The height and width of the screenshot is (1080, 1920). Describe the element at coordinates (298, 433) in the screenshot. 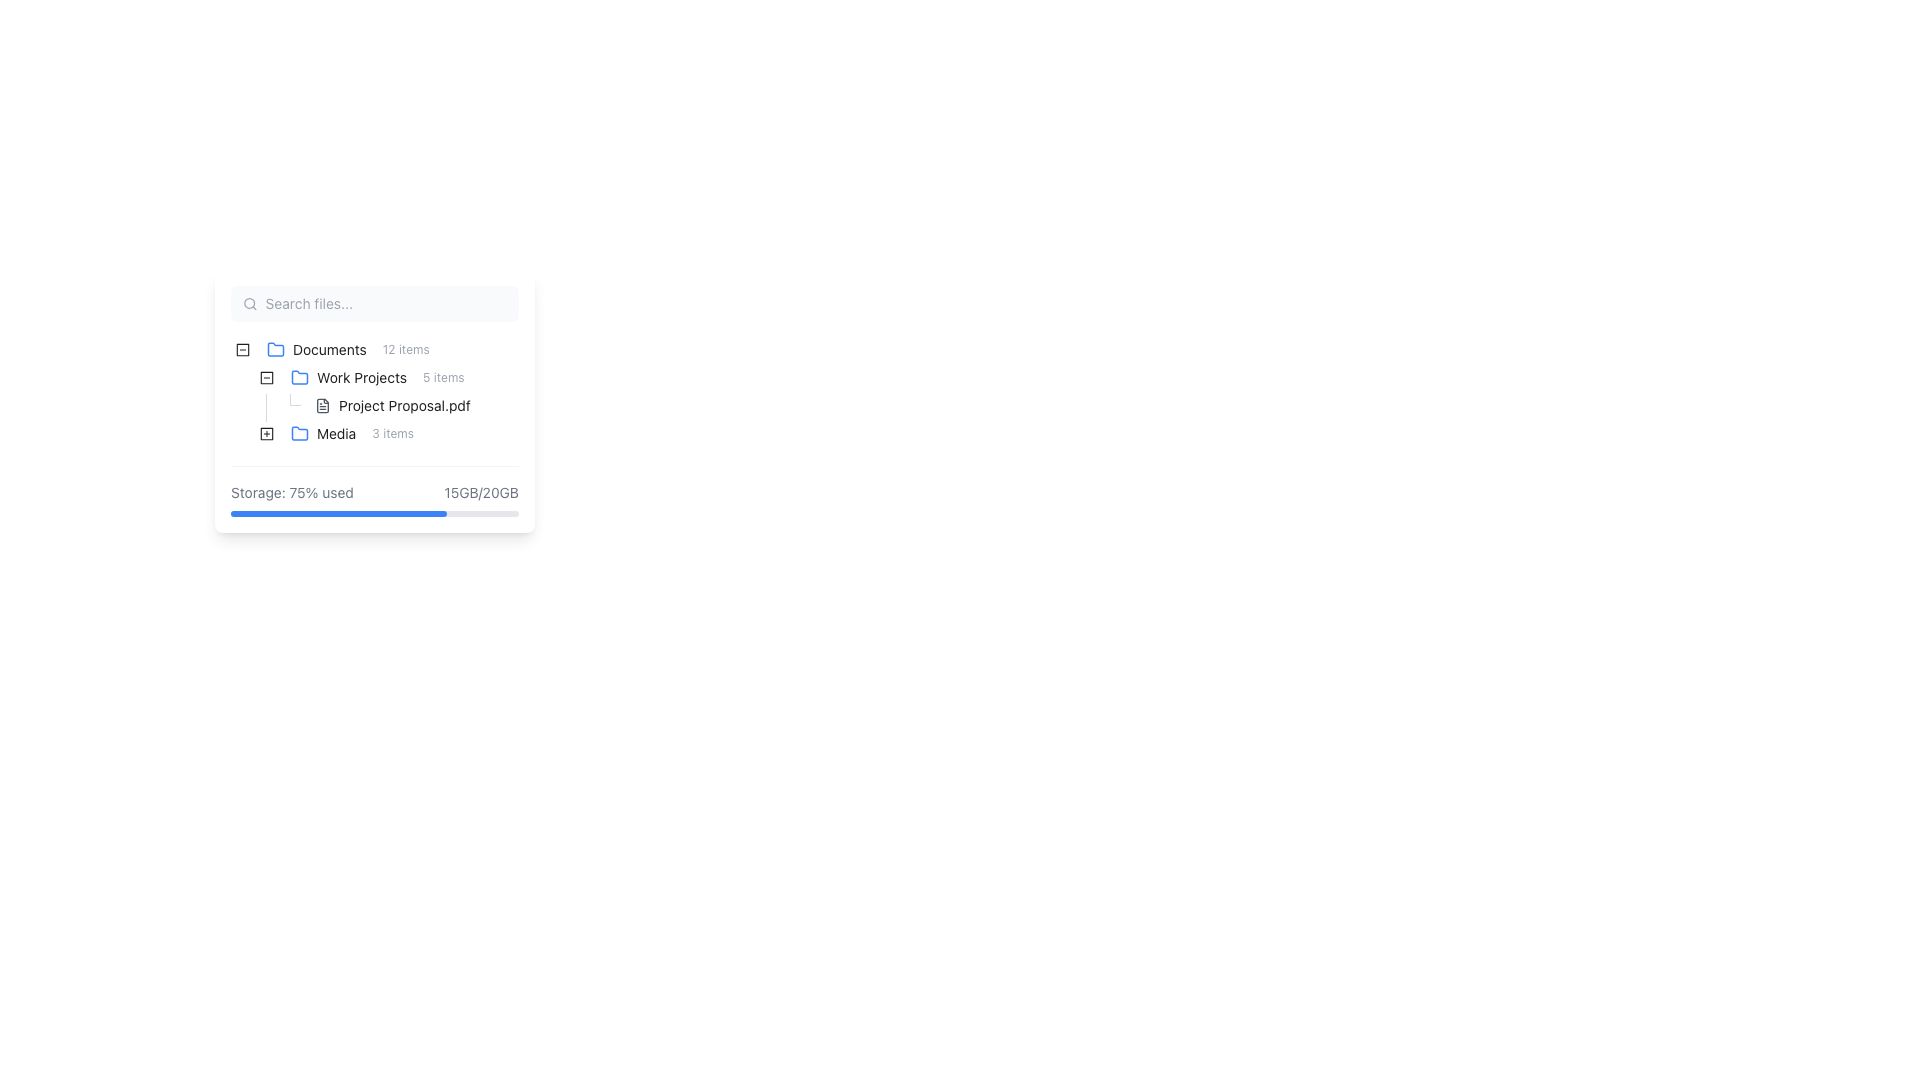

I see `the folder icon indicating the 'Media' files, which is positioned to the left of the label 'Media' and the descriptive text '3 items'` at that location.